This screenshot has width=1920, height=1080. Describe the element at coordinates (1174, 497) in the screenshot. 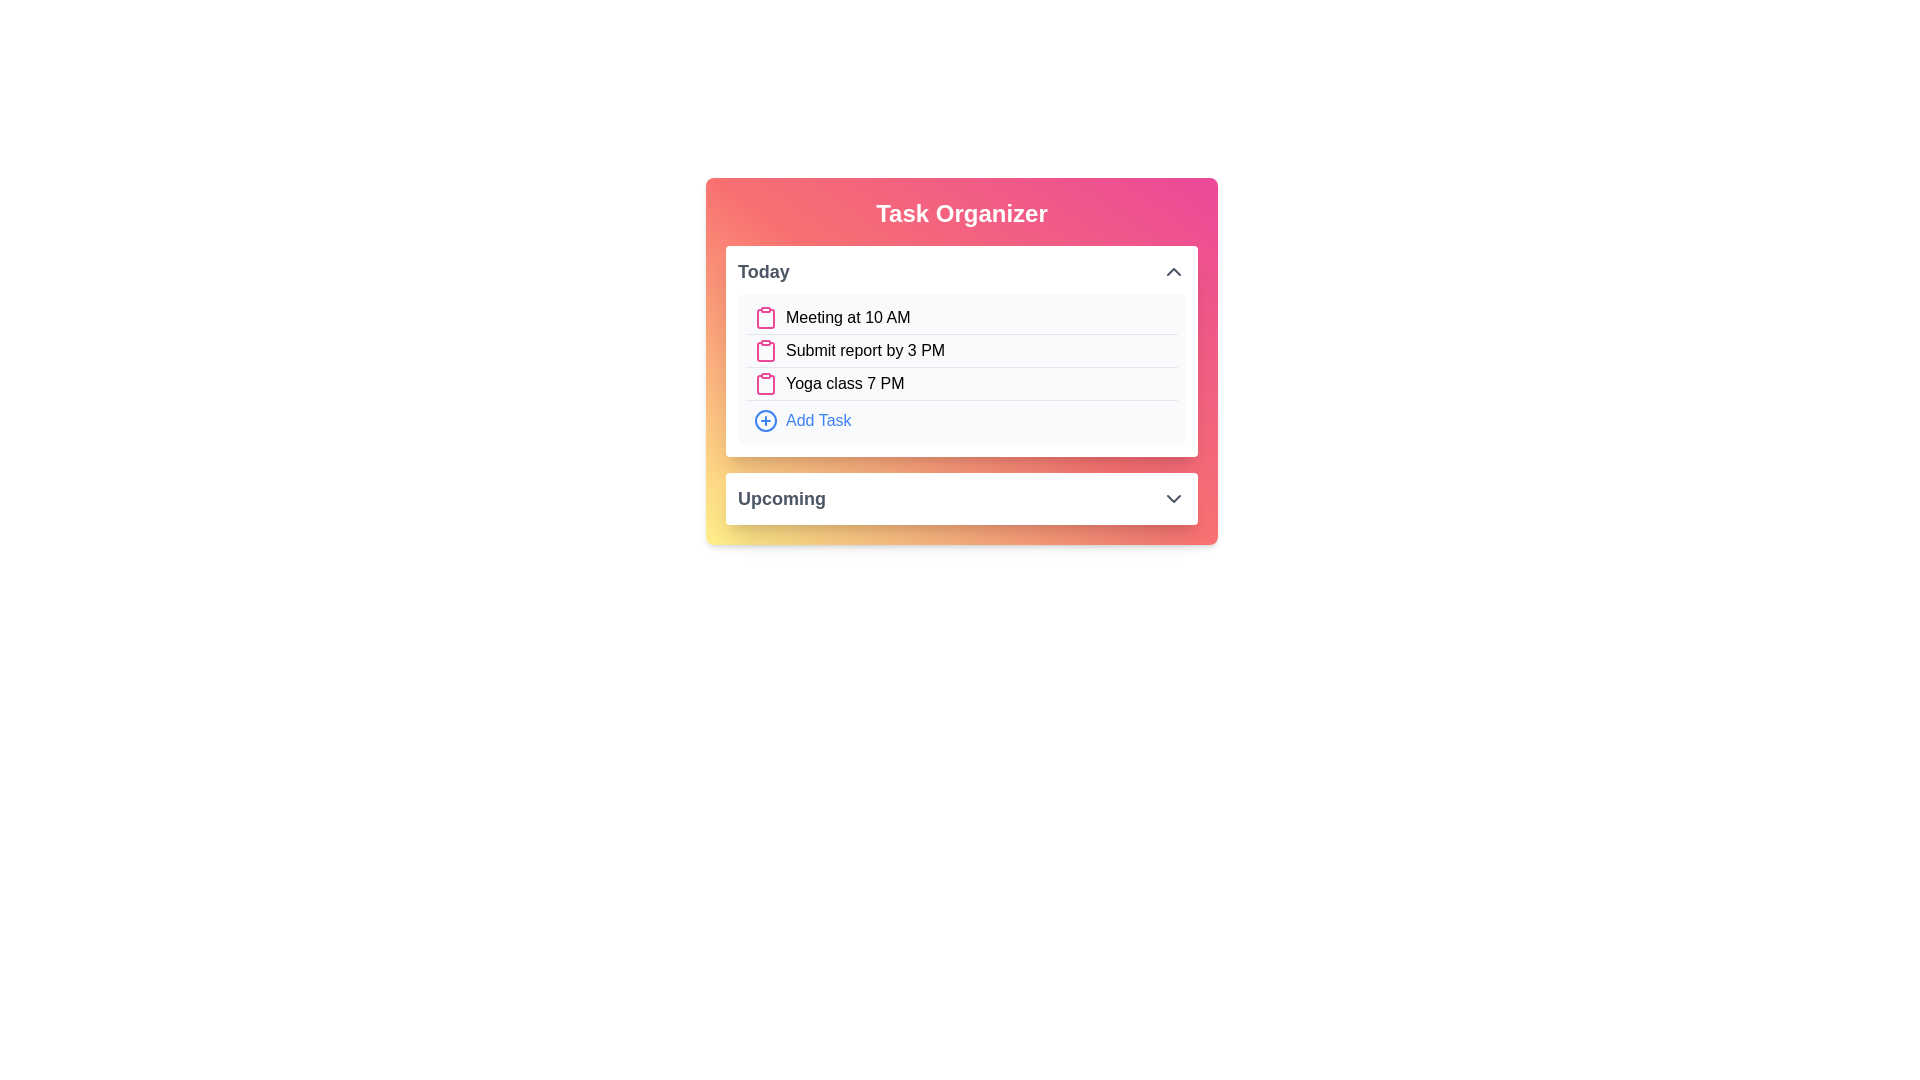

I see `the downward-facing chevron icon located on the far right side of the 'Upcoming' section` at that location.